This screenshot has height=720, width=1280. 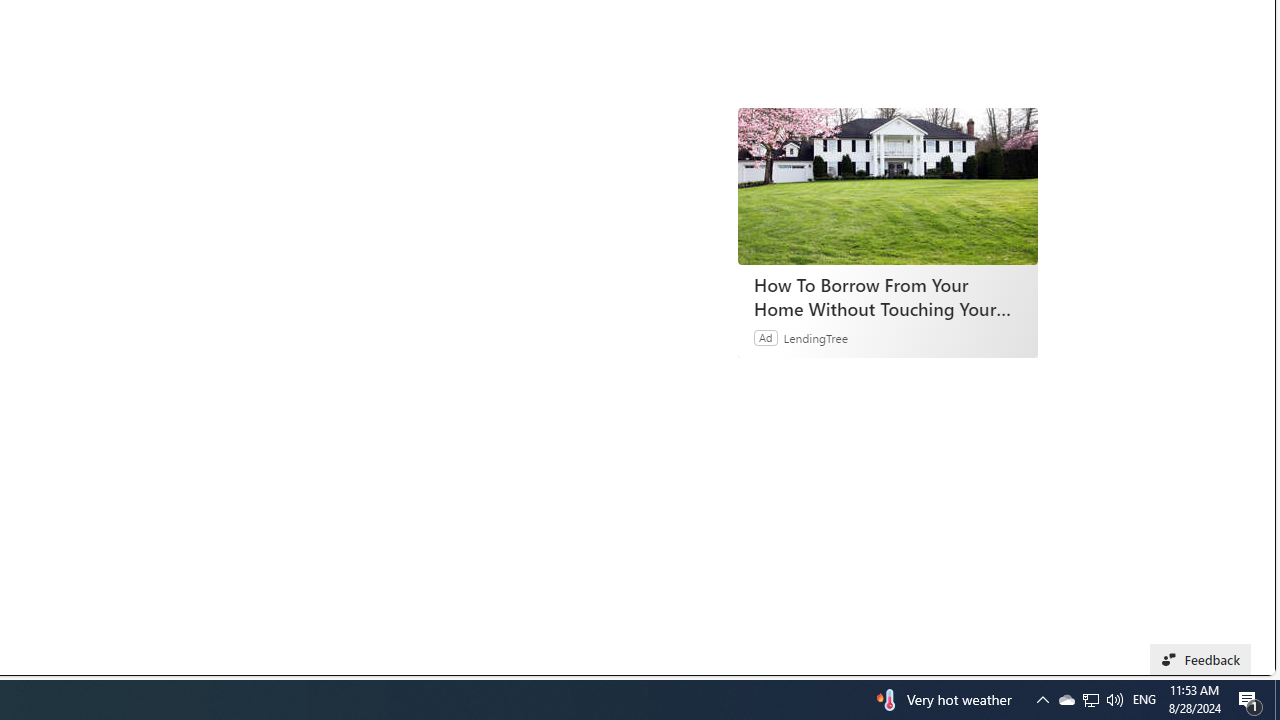 I want to click on 'LendingTree', so click(x=816, y=336).